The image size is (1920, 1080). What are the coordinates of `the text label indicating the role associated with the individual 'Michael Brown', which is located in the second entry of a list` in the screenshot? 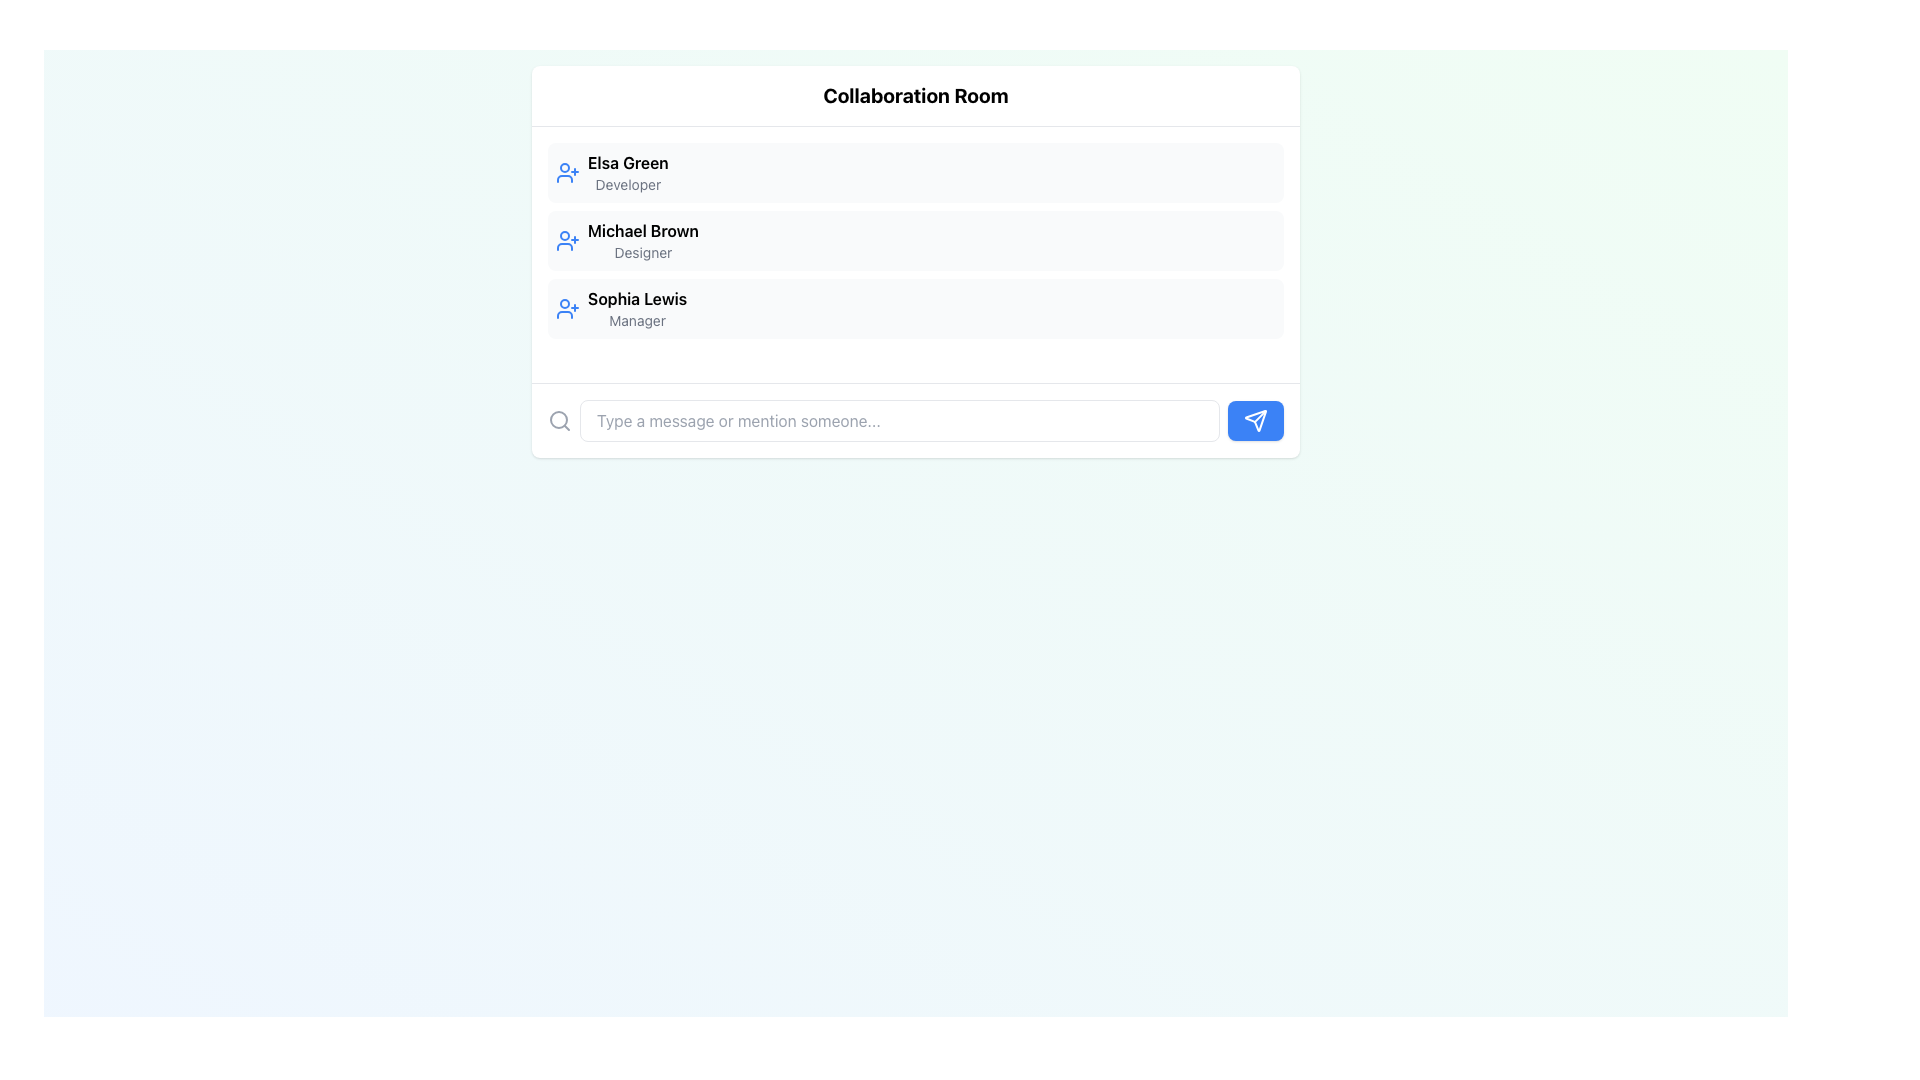 It's located at (643, 252).